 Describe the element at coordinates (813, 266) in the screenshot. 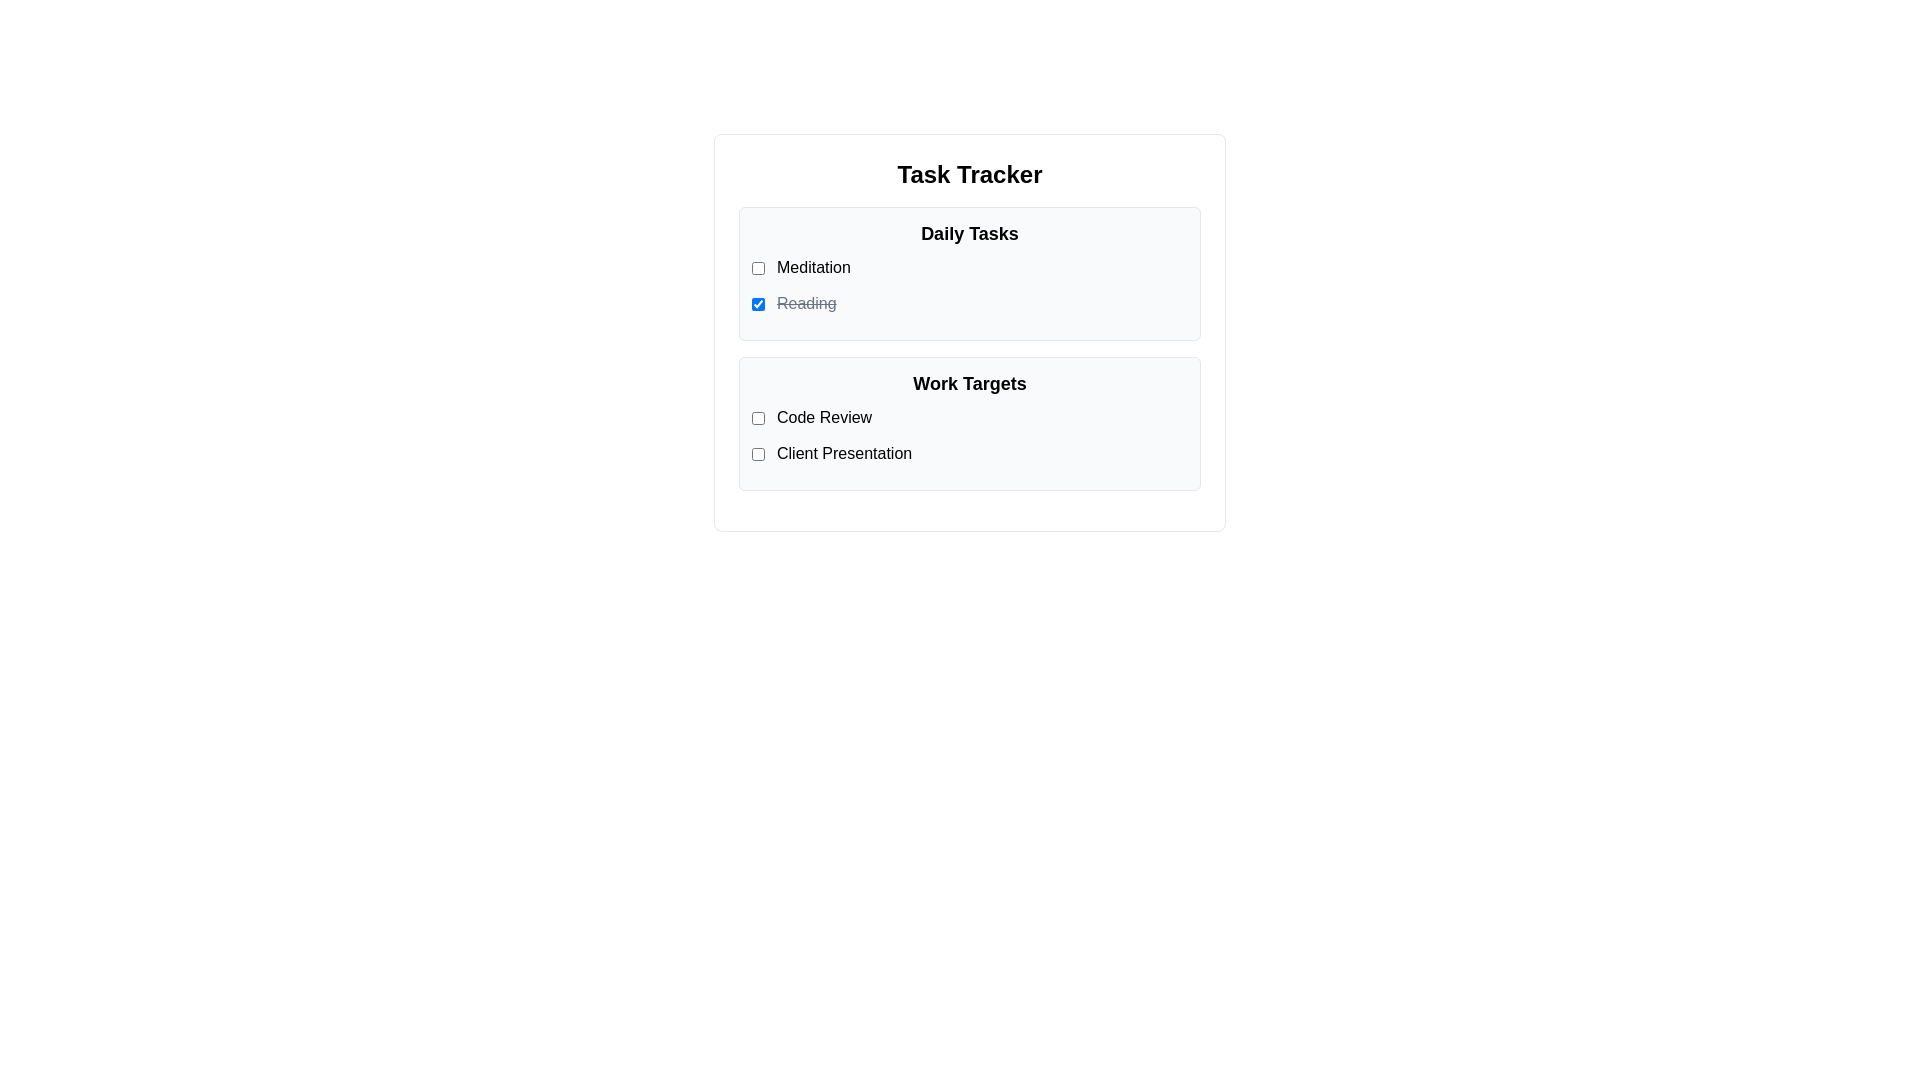

I see `the 'Meditation' text label in the 'Daily Tasks' section to focus on it` at that location.